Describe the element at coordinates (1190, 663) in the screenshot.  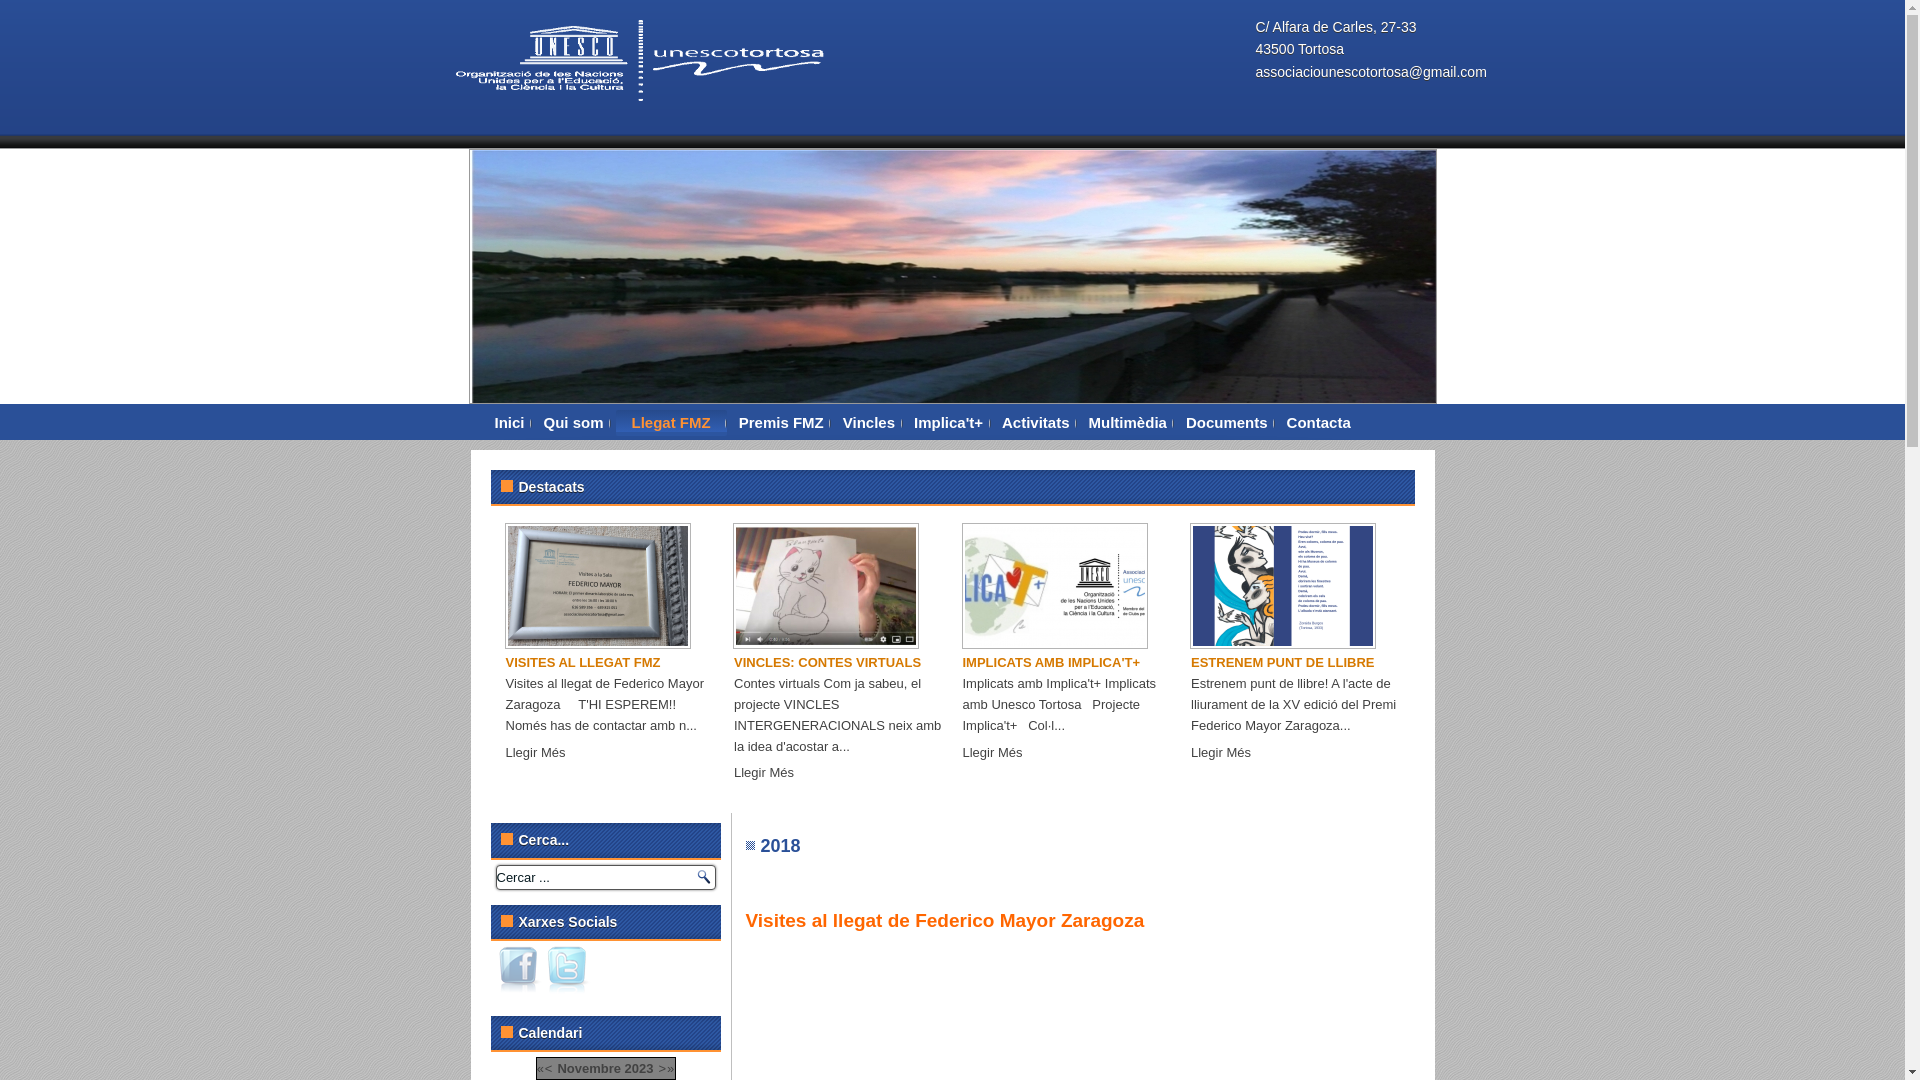
I see `'ESTRENEM PUNT DE LLIBRE'` at that location.